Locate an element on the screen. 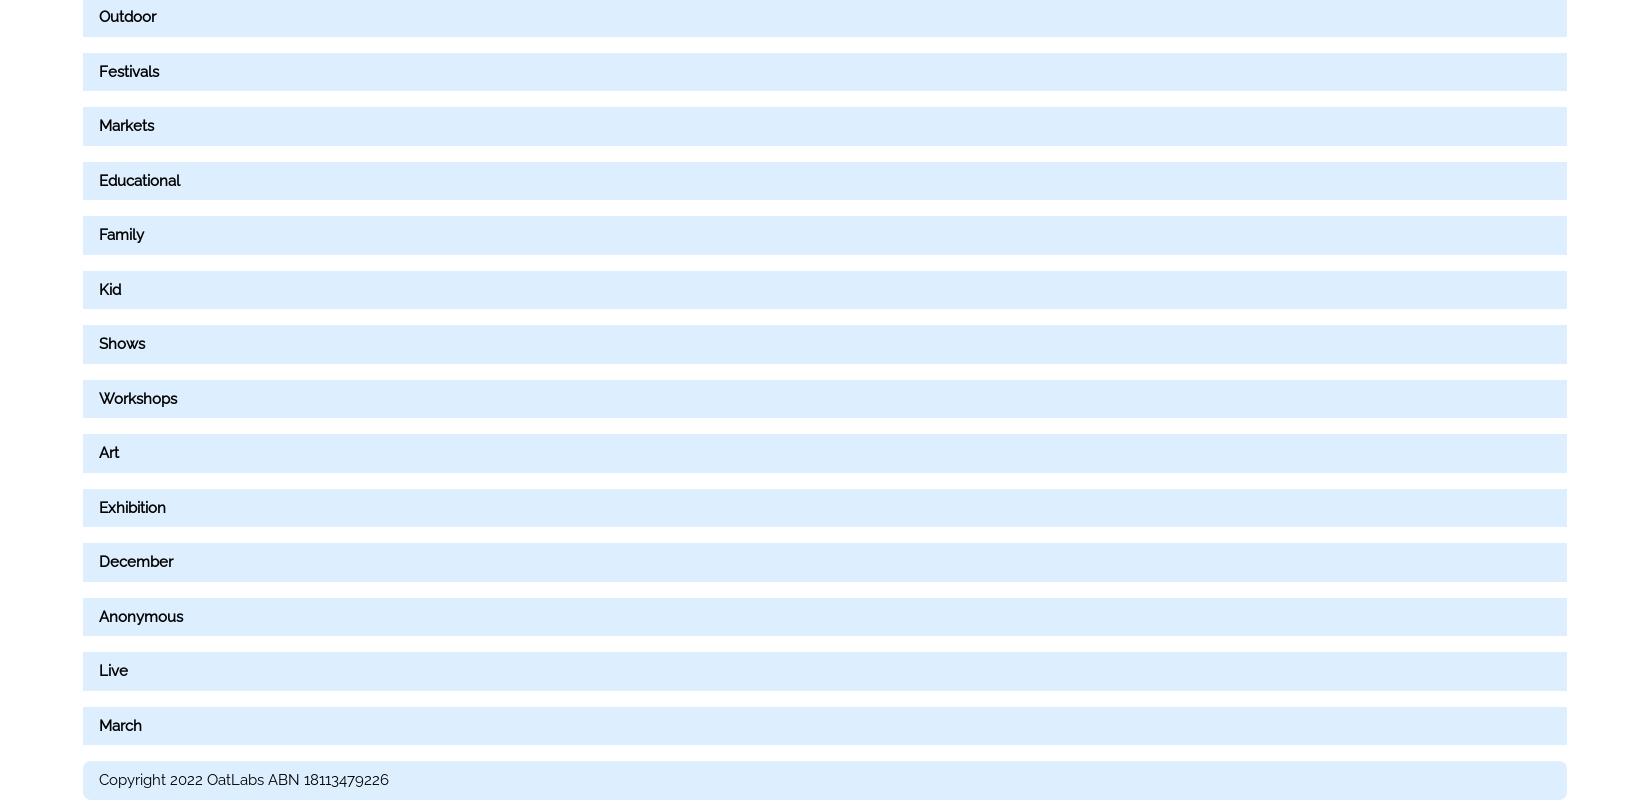 The width and height of the screenshot is (1650, 802). 'Kid' is located at coordinates (110, 287).